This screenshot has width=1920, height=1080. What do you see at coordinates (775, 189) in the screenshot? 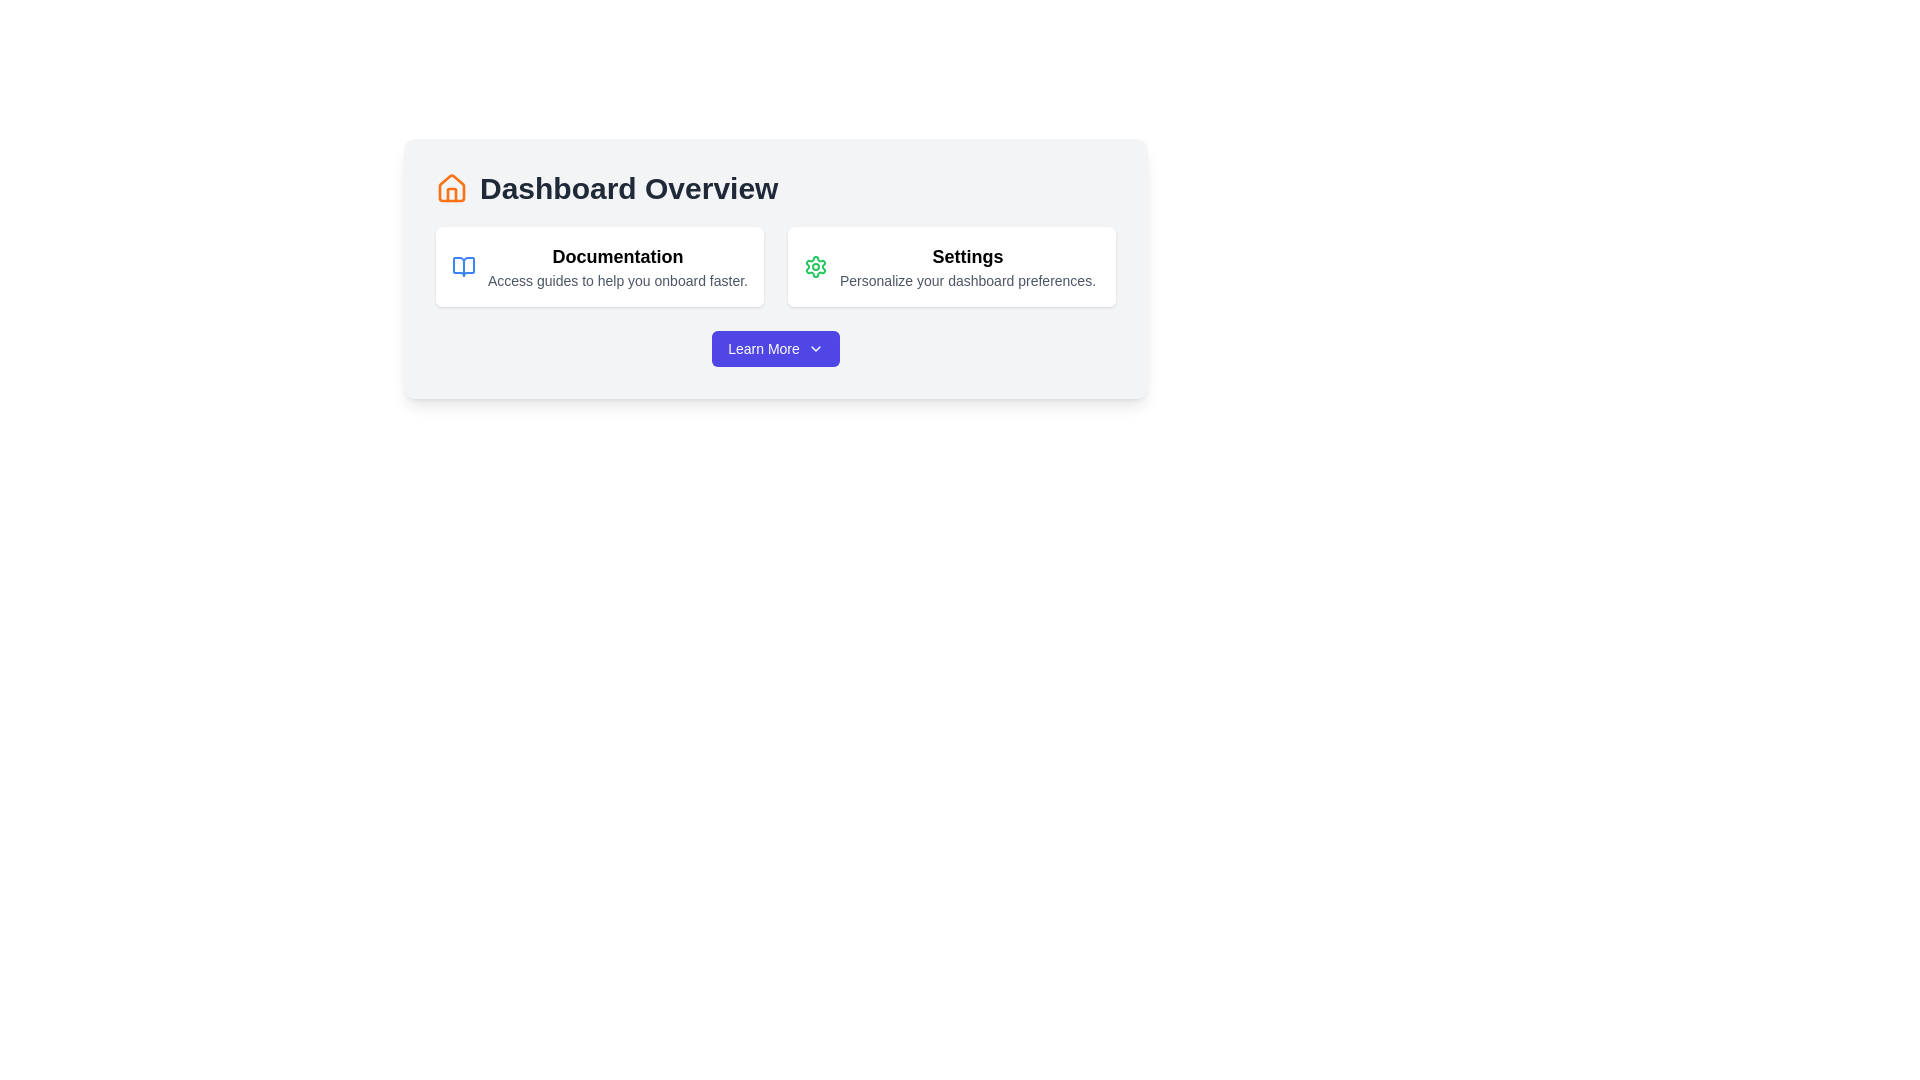
I see `the Header with Icon that indicates the overview of the dashboard, which is centrally located within a light gray box above the Documentation and Settings content boxes` at bounding box center [775, 189].